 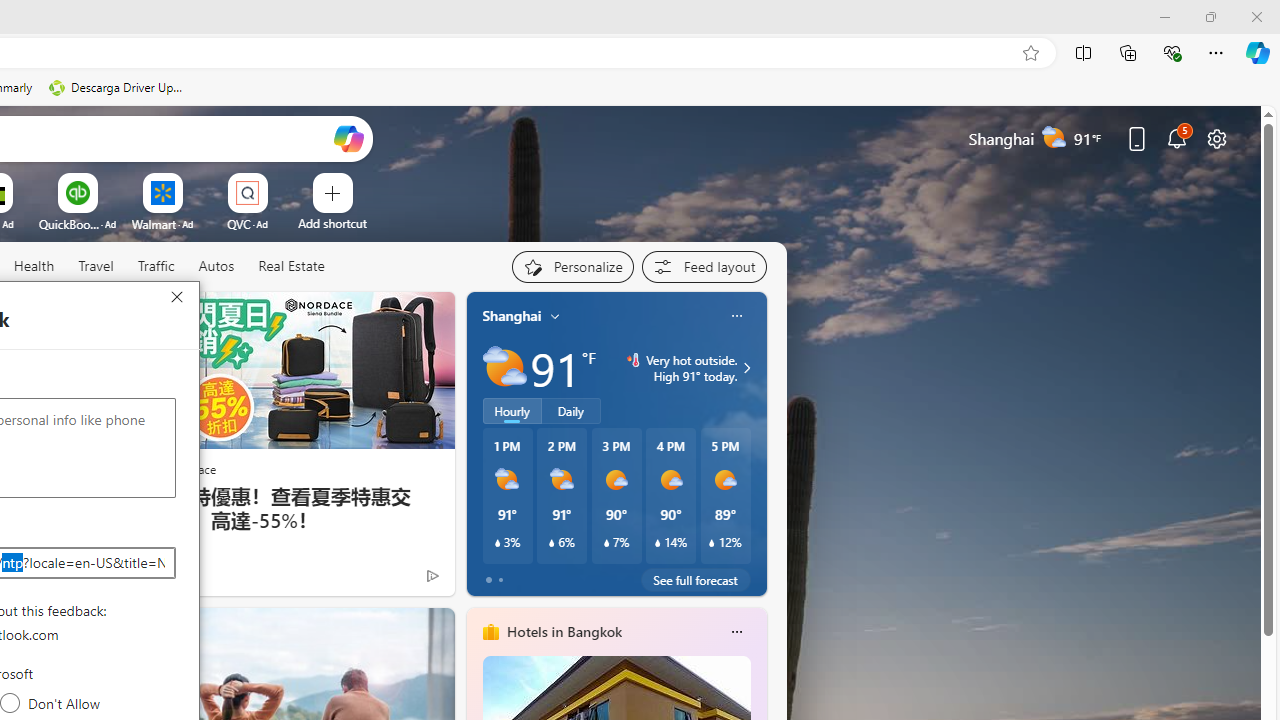 I want to click on 'Traffic', so click(x=155, y=266).